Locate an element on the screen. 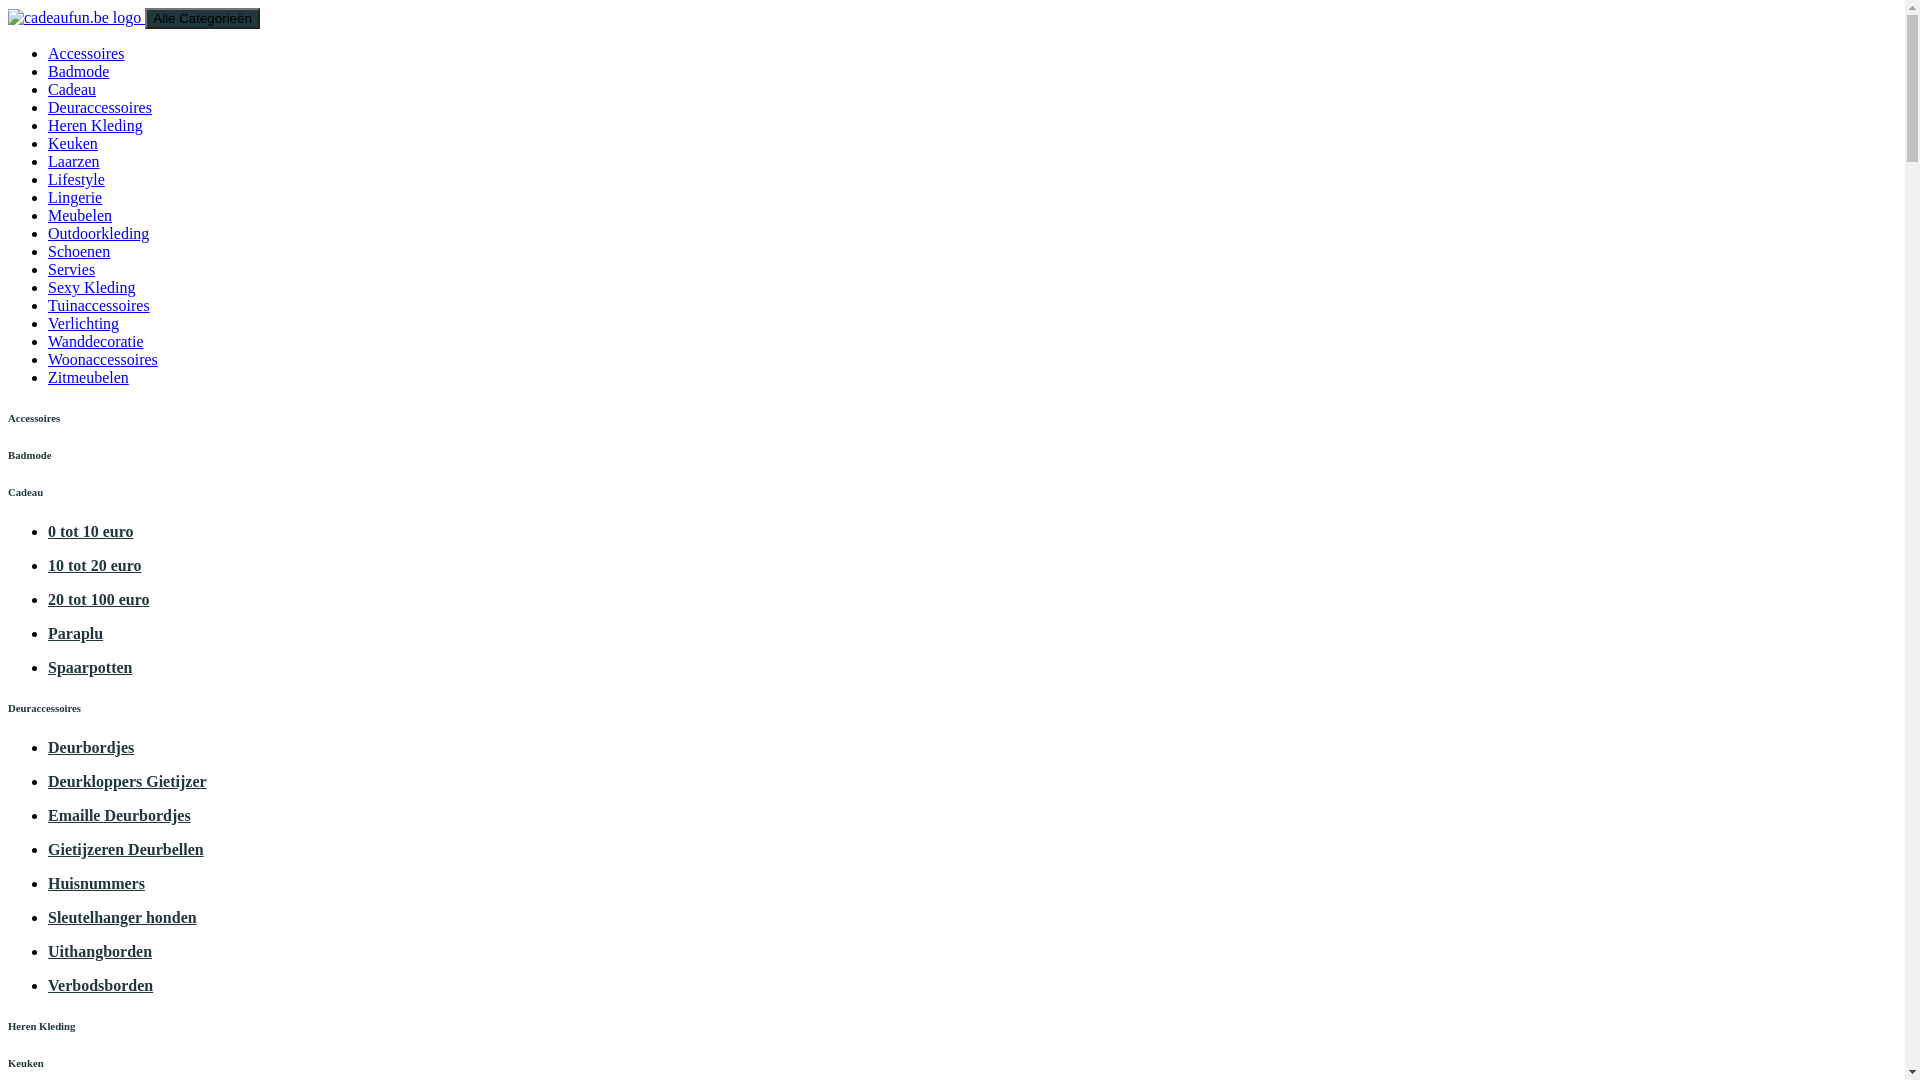 This screenshot has width=1920, height=1080. '20 tot 100 euro' is located at coordinates (97, 598).